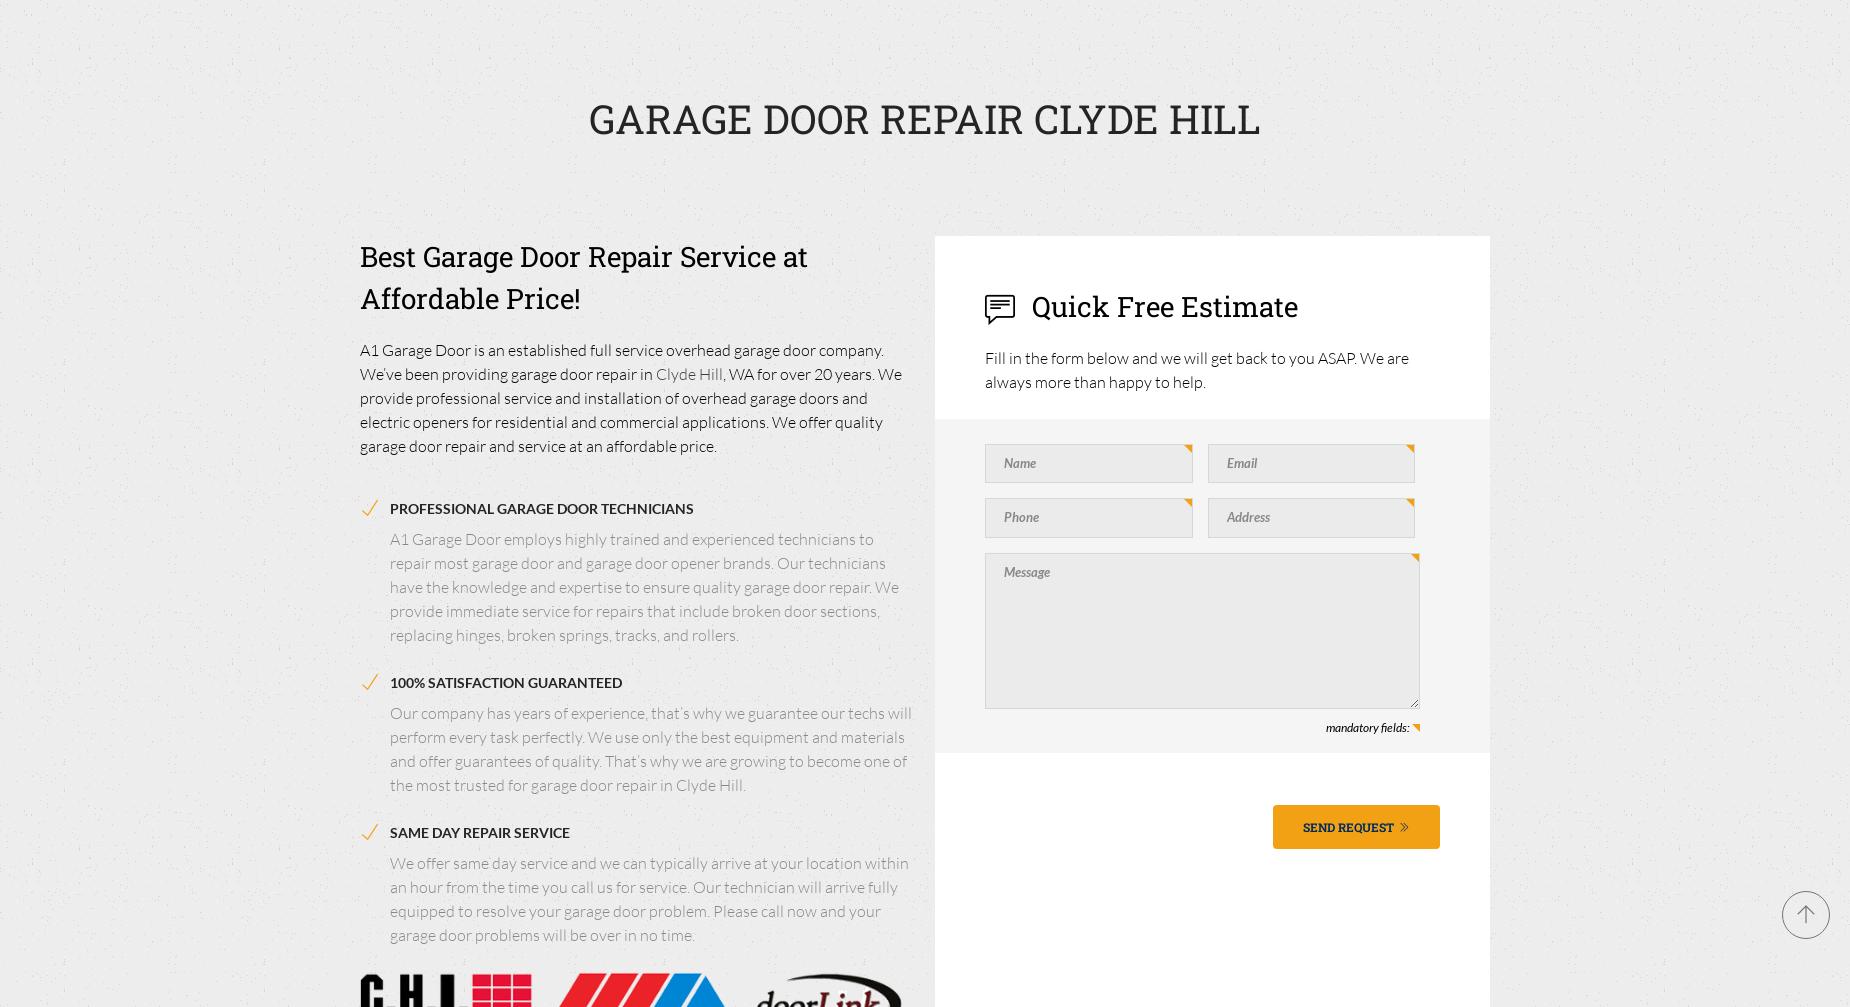  What do you see at coordinates (589, 117) in the screenshot?
I see `'GARAGE DOOR REPAIR CLYDE HILL'` at bounding box center [589, 117].